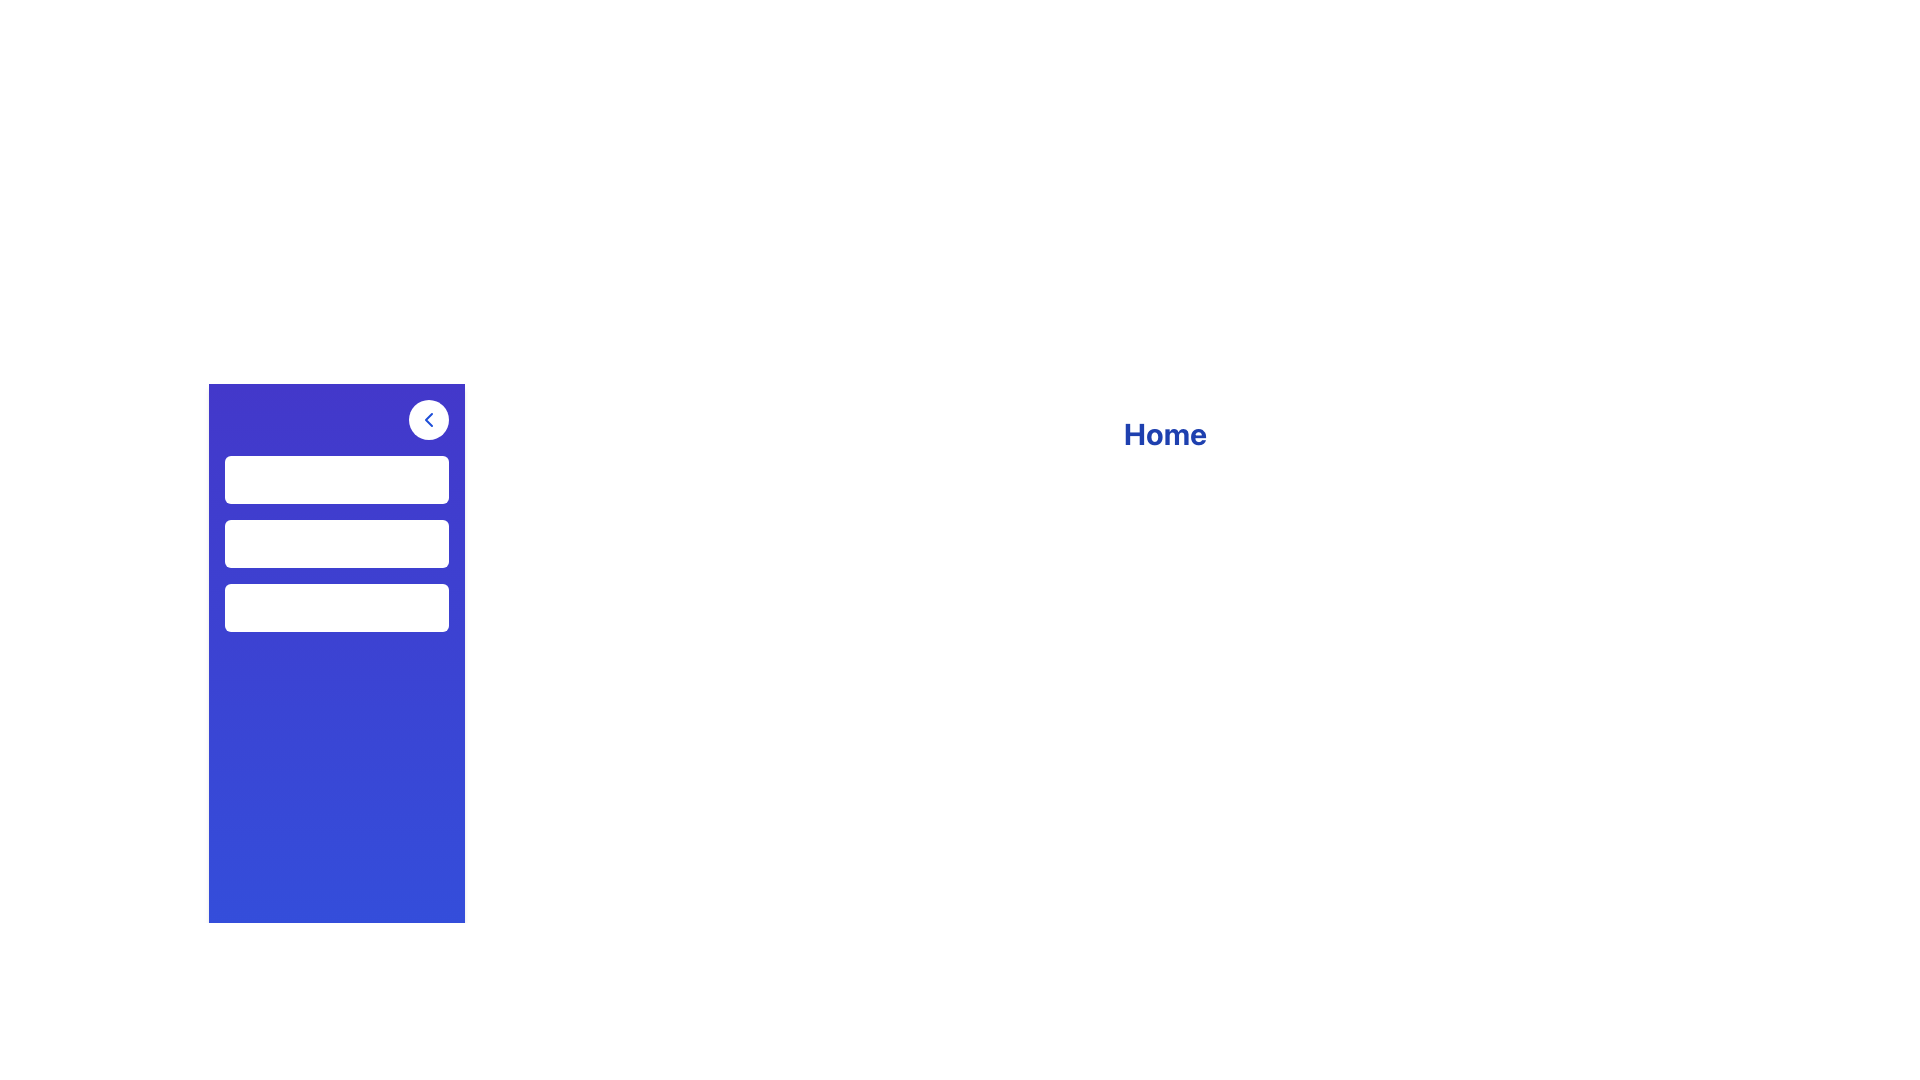 This screenshot has height=1080, width=1920. I want to click on the second menu item in the vertical menu list that navigates to the contact section, located below 'Home' and above 'About Us', so click(336, 543).